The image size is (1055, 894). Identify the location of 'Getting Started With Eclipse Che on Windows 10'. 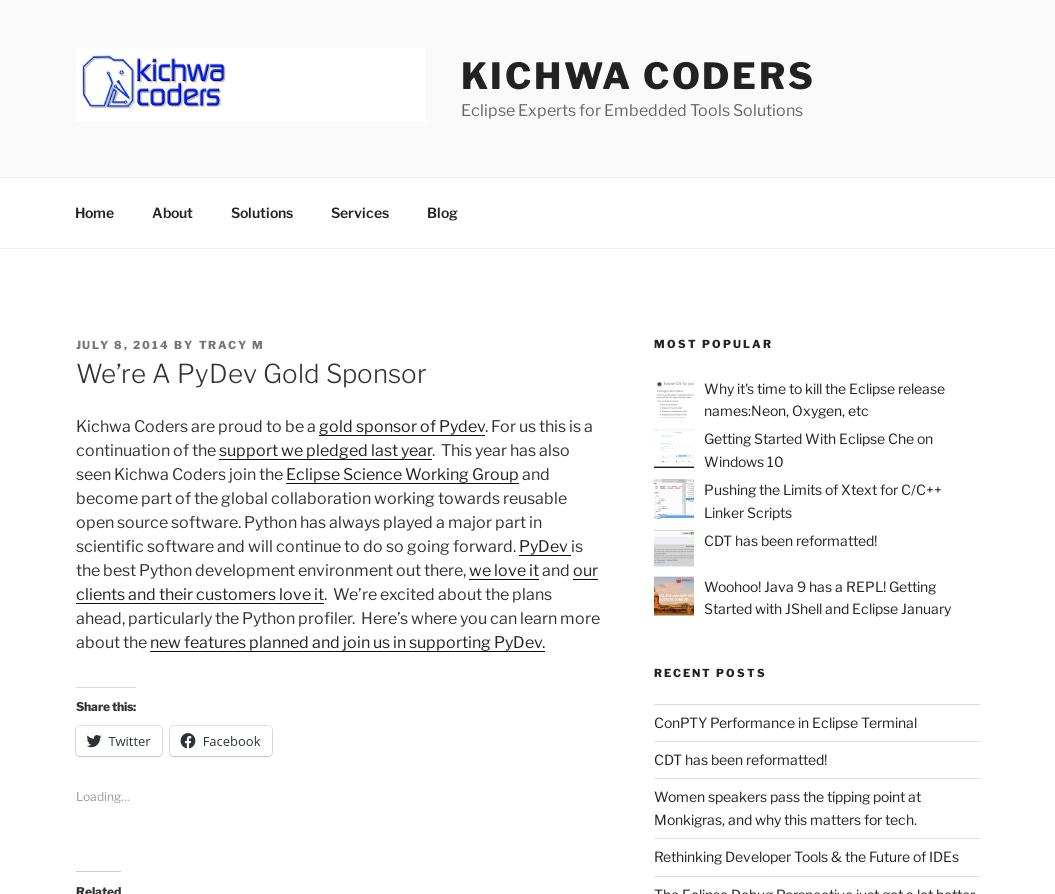
(704, 449).